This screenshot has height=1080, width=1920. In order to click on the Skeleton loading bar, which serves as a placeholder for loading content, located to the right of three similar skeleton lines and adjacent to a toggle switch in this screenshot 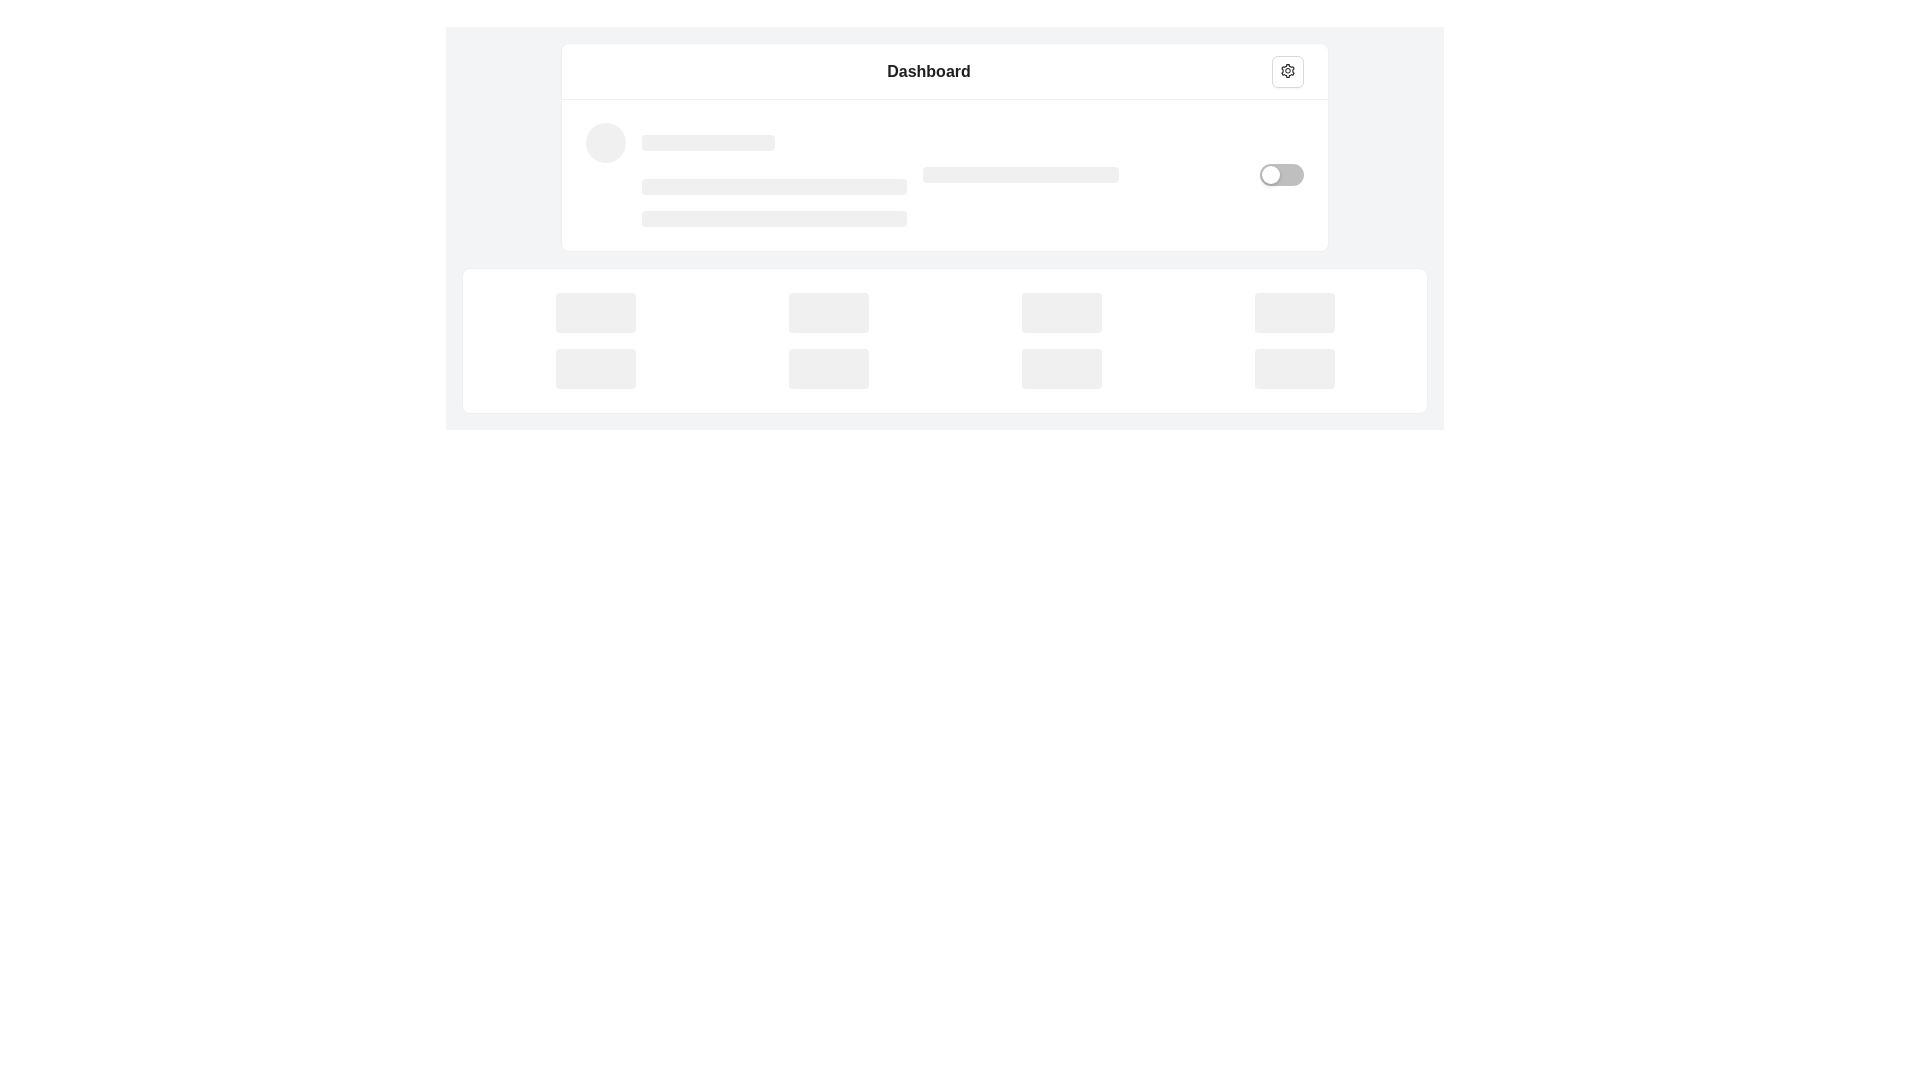, I will do `click(1082, 173)`.